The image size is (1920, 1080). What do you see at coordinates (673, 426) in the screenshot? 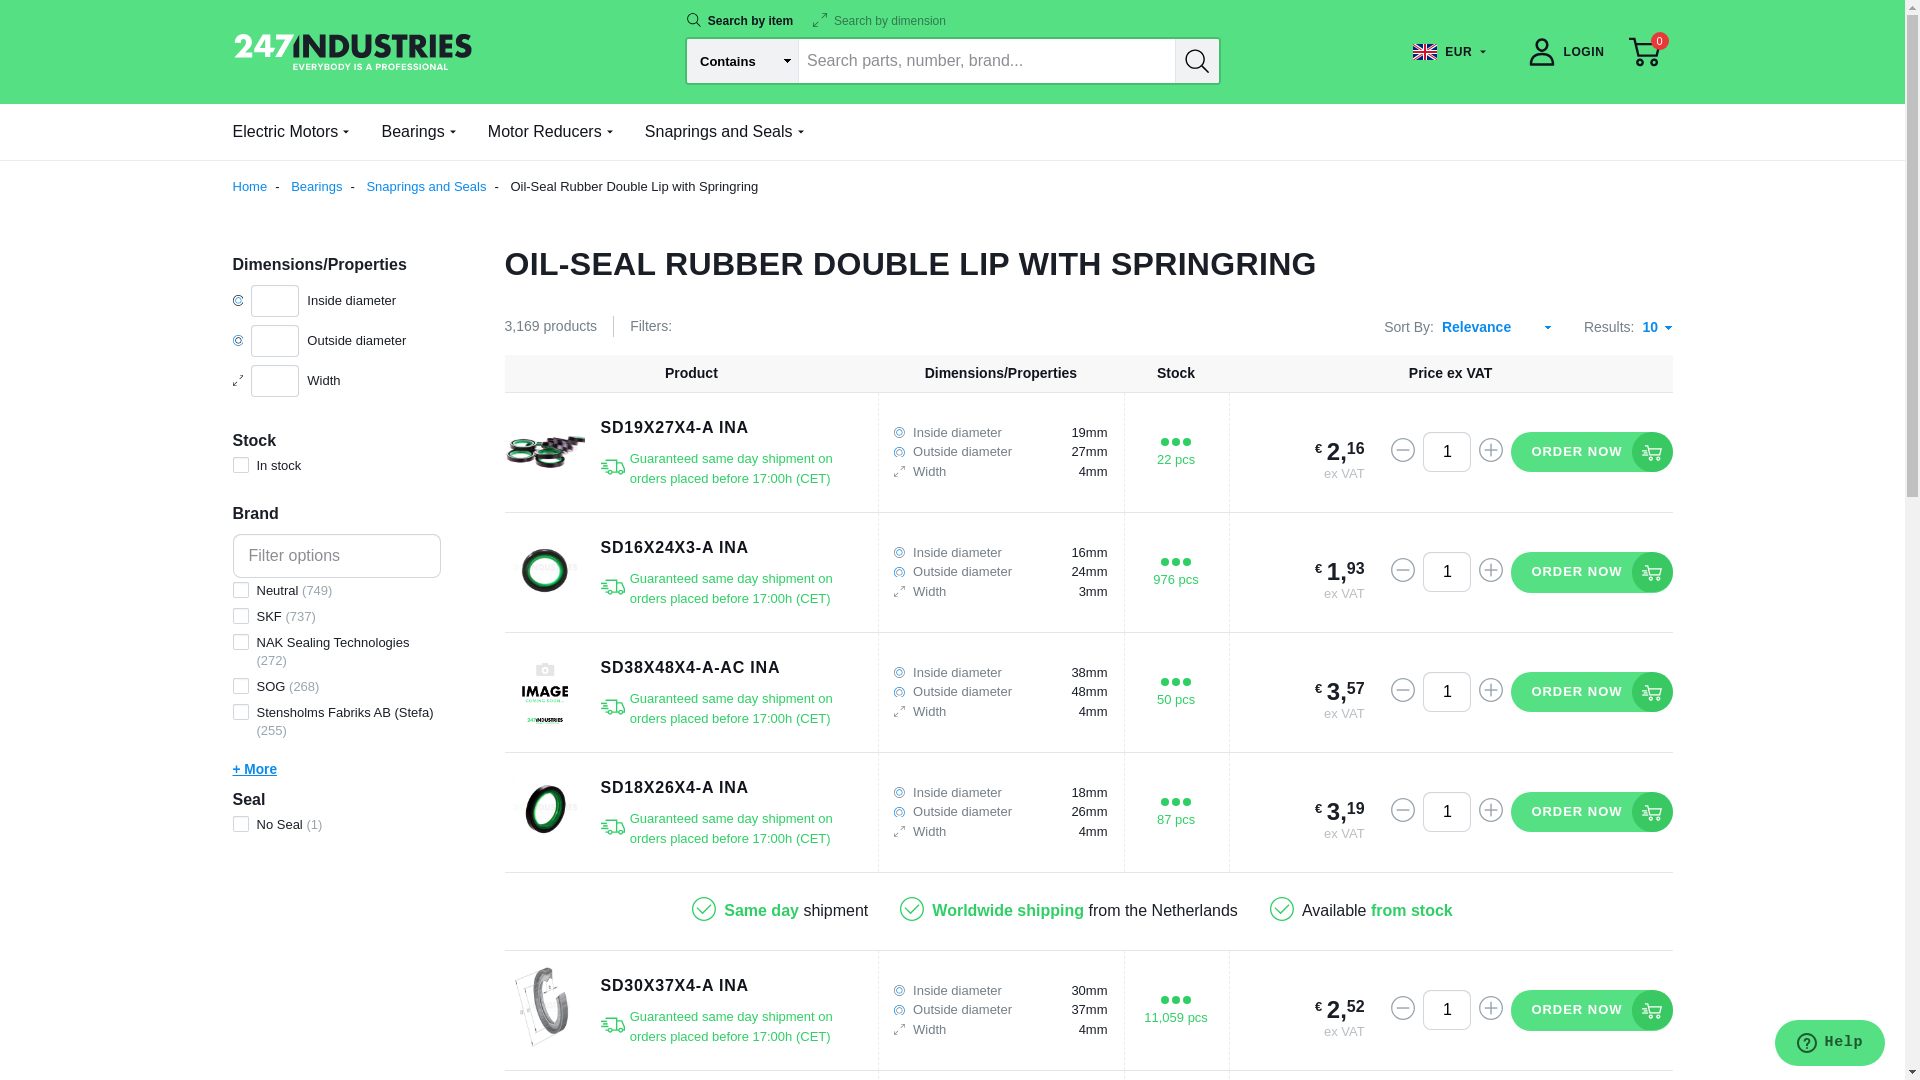
I see `'SD19X27X4-A INA'` at bounding box center [673, 426].